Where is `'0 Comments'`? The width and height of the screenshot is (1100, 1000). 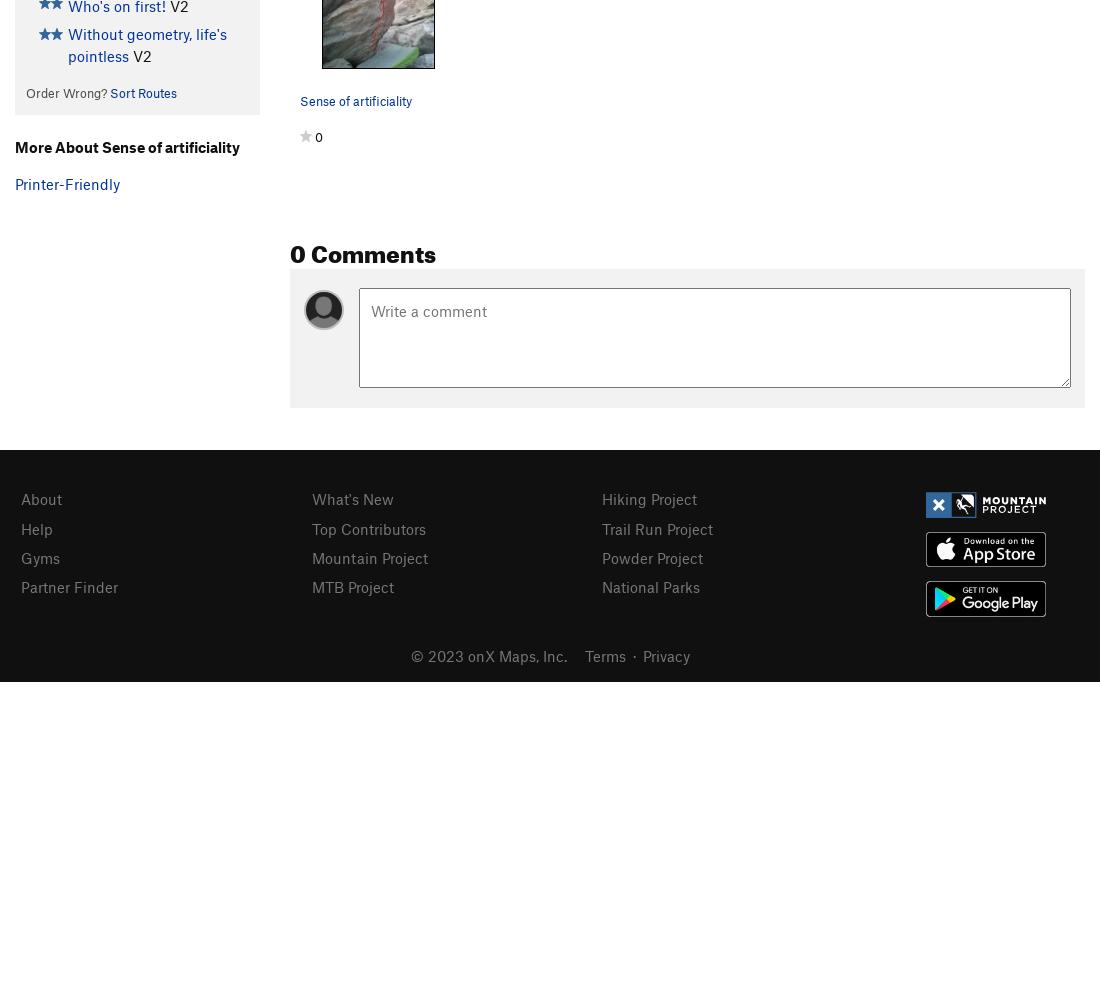
'0 Comments' is located at coordinates (363, 248).